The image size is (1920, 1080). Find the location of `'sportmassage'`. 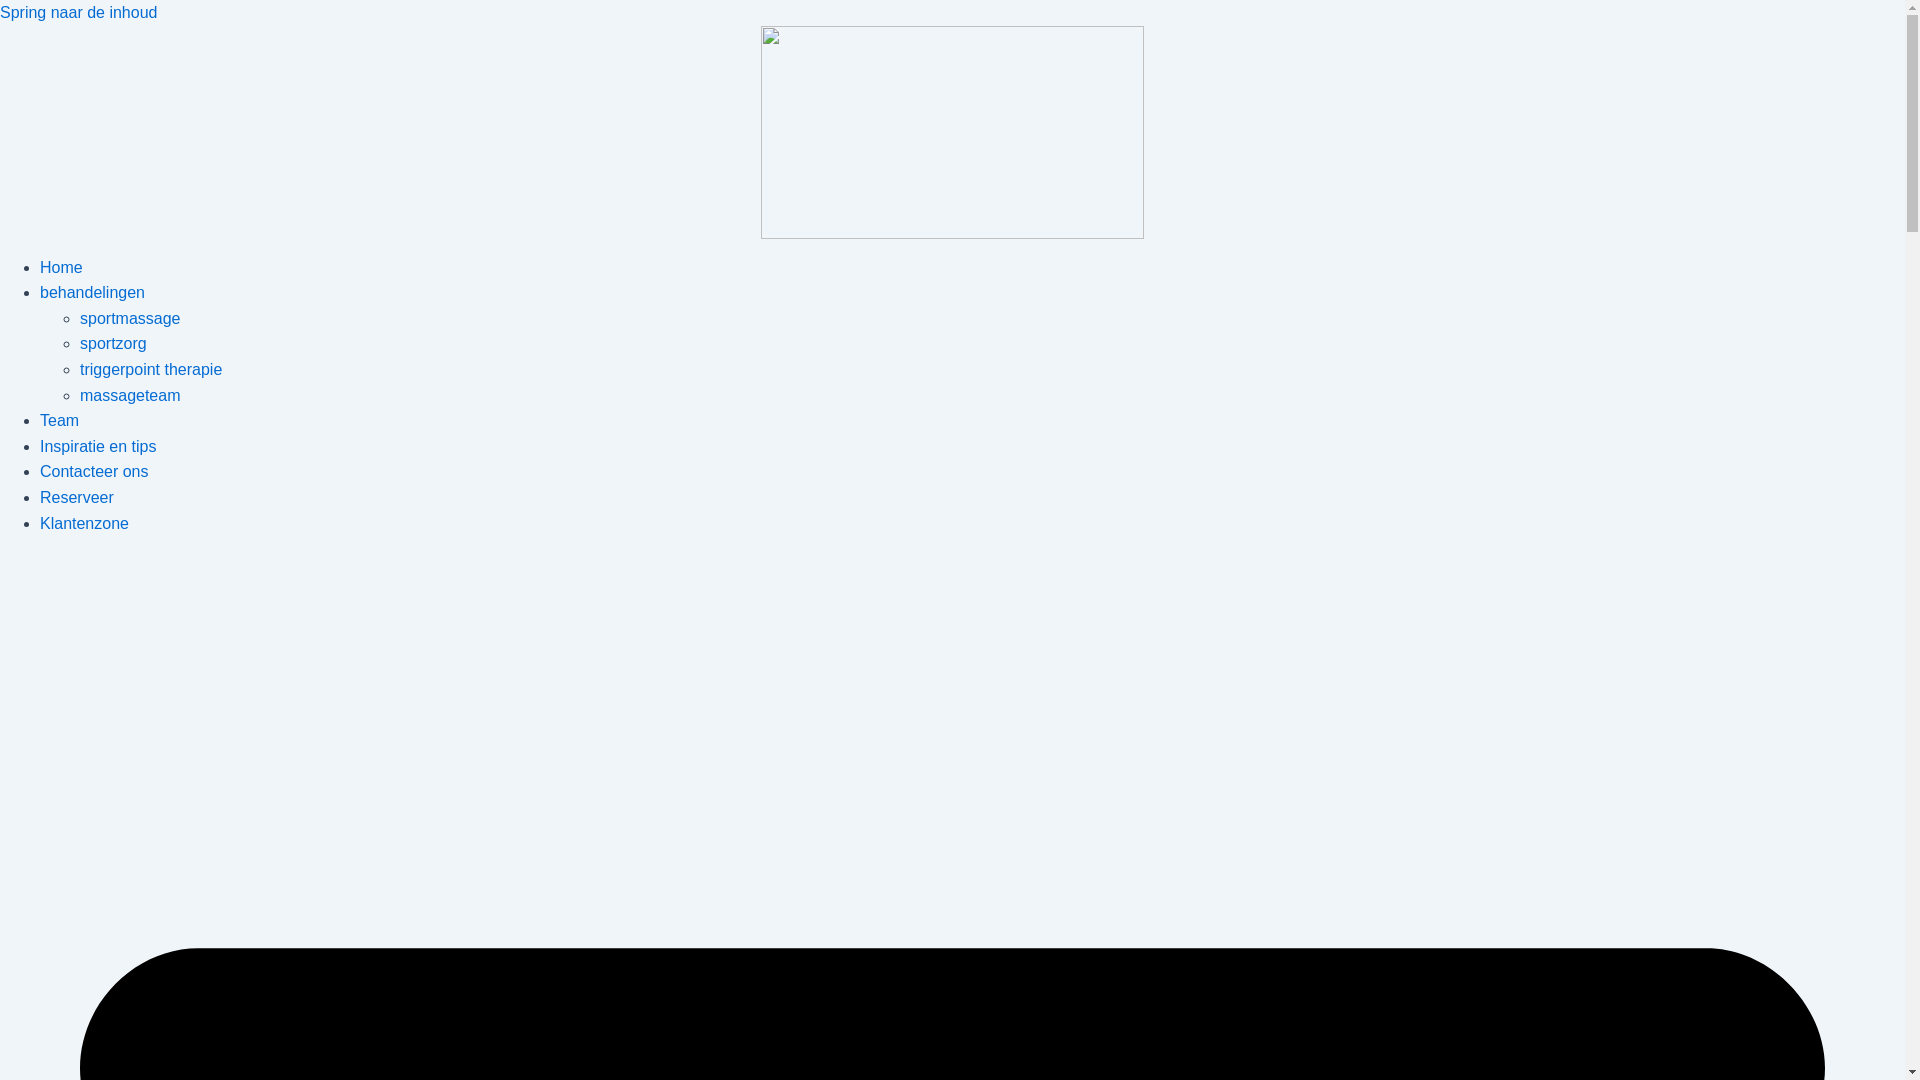

'sportmassage' is located at coordinates (129, 317).